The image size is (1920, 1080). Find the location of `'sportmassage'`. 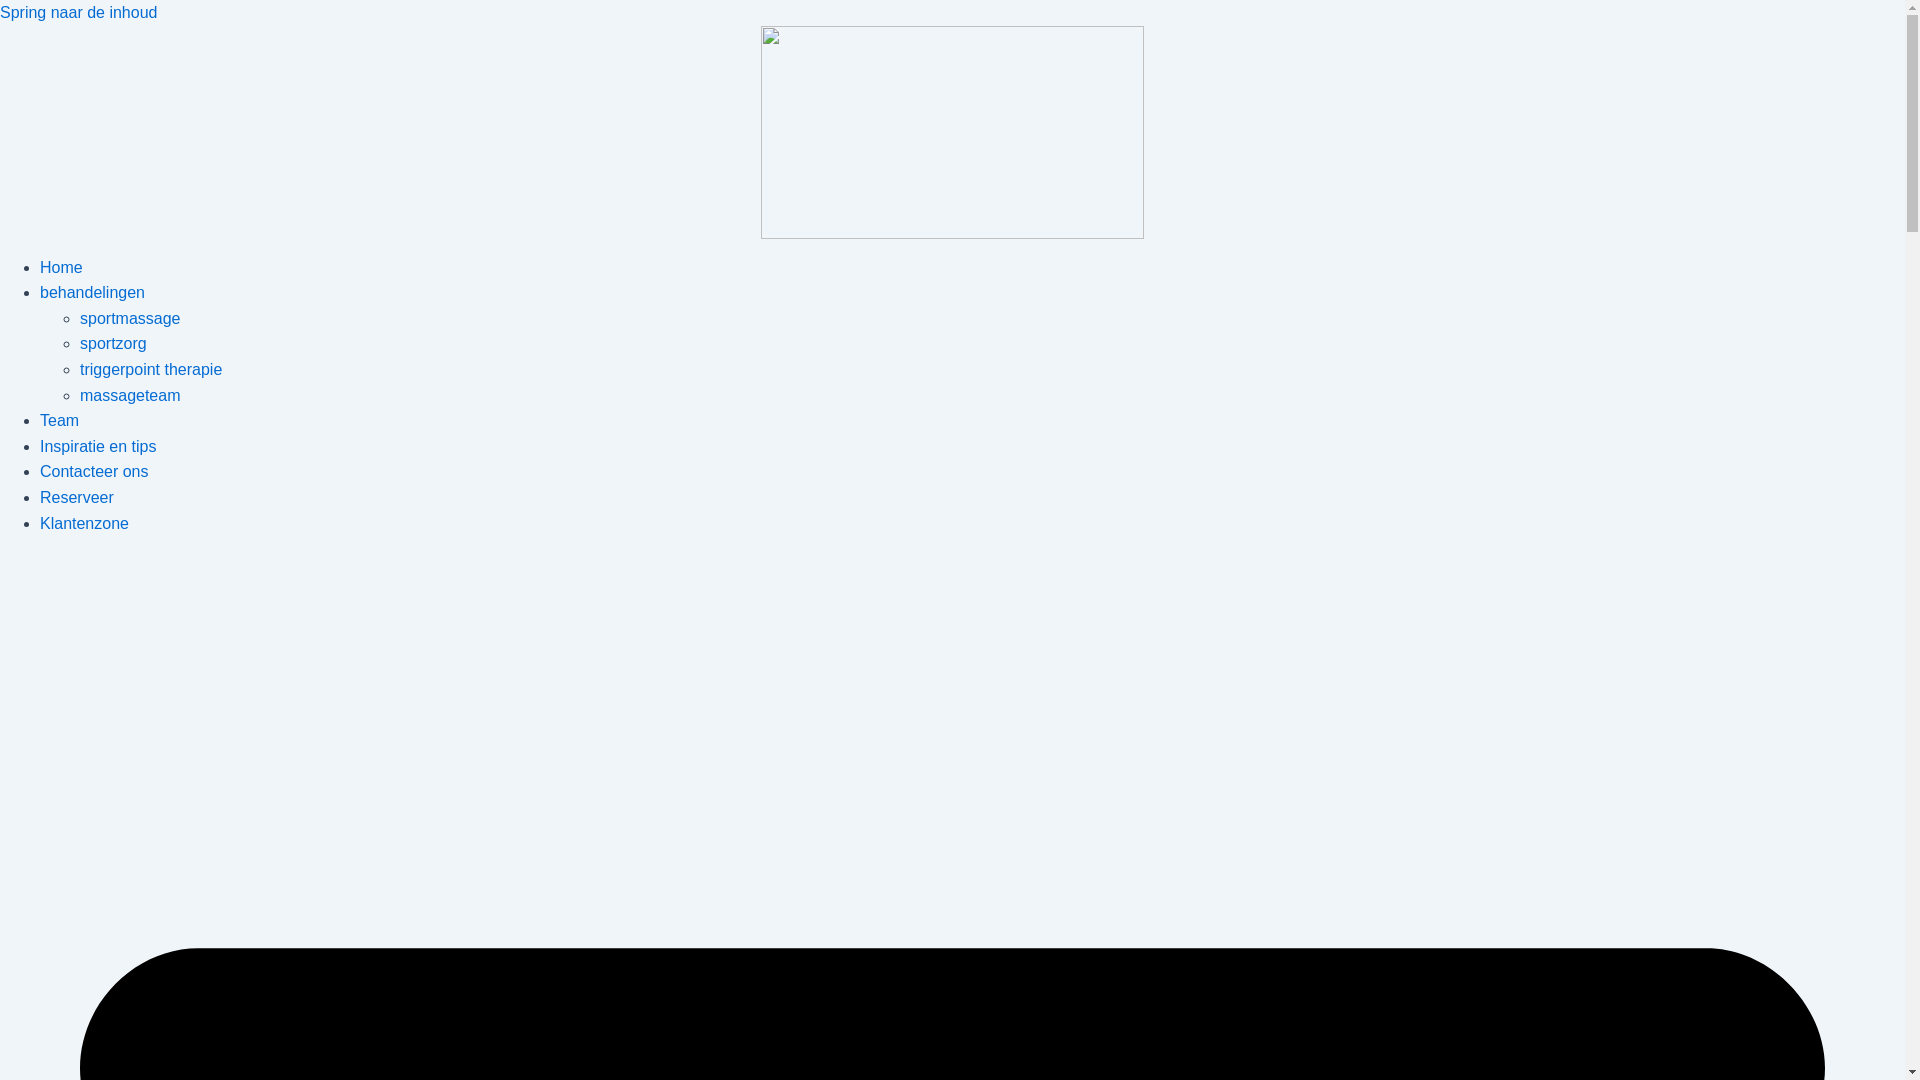

'sportmassage' is located at coordinates (129, 317).